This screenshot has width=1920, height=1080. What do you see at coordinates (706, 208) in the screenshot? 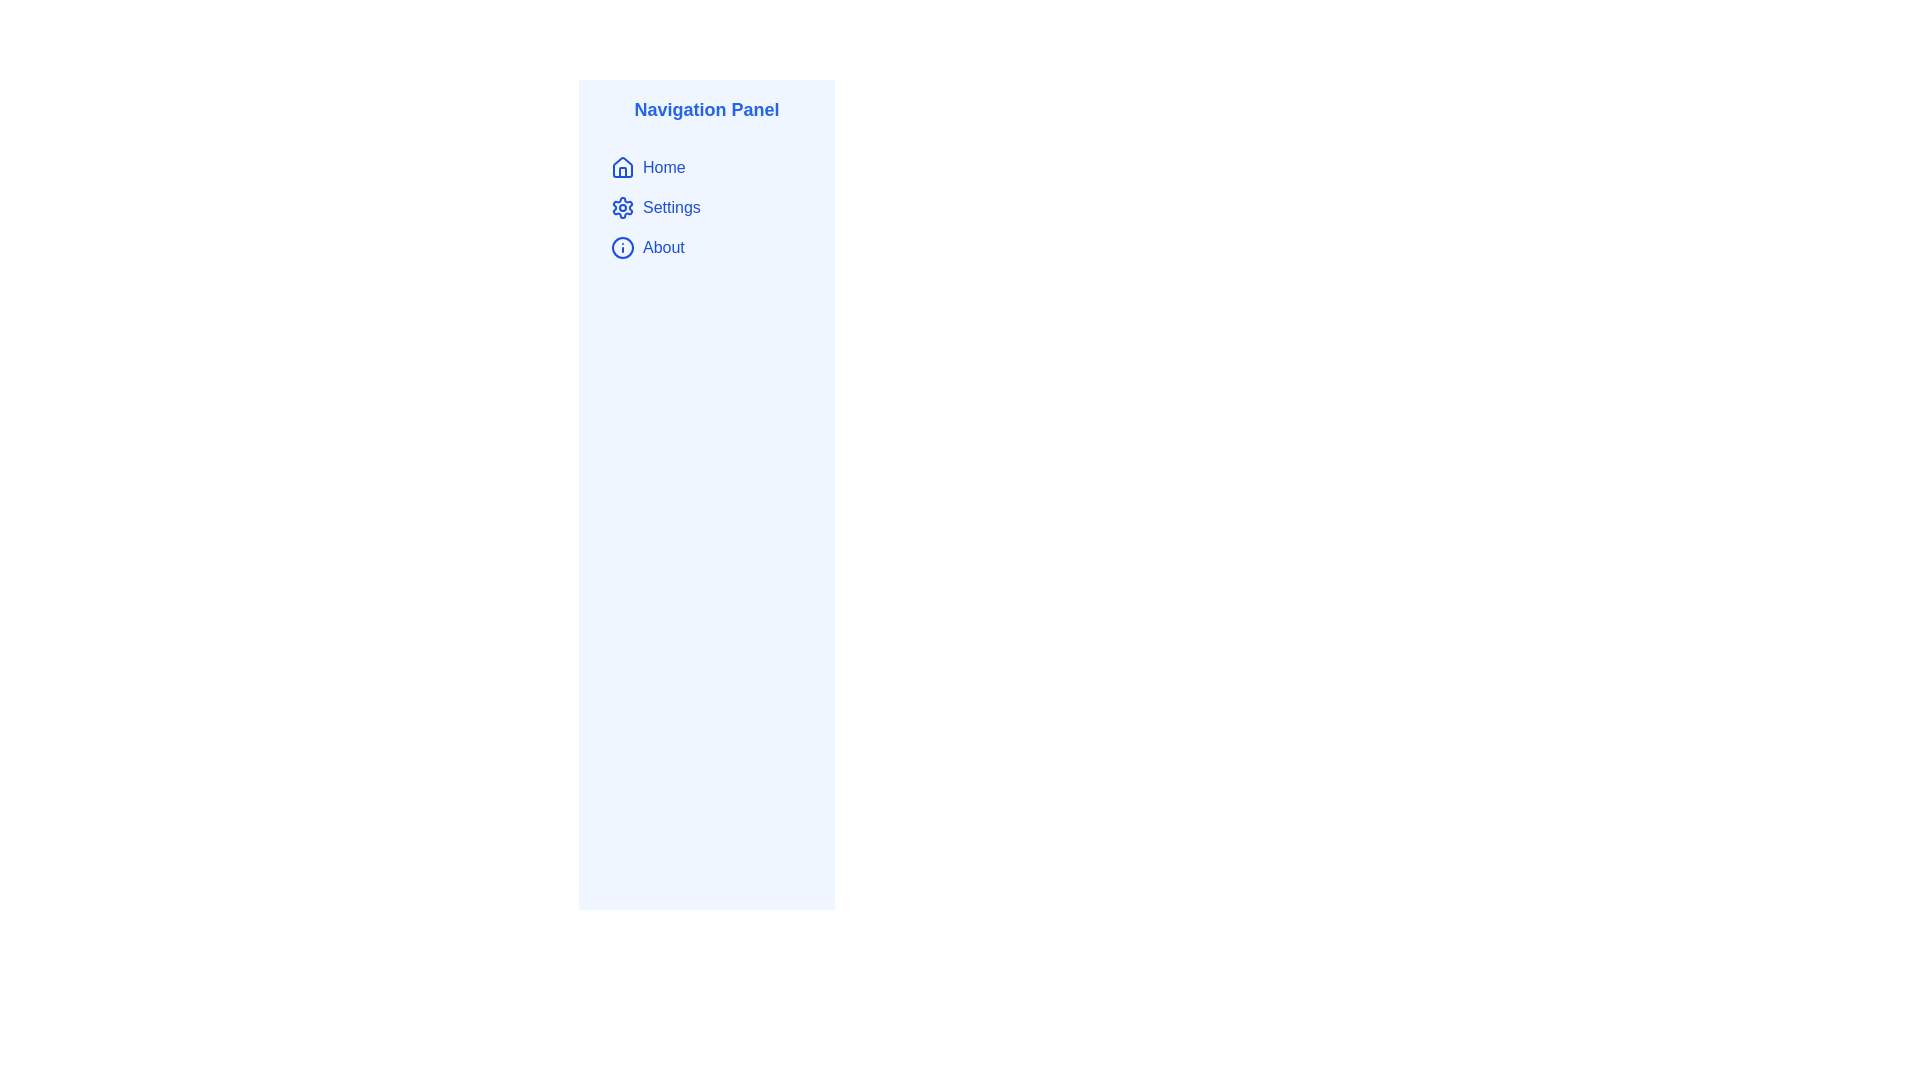
I see `the 'Settings' item in the vertical navigation menu` at bounding box center [706, 208].